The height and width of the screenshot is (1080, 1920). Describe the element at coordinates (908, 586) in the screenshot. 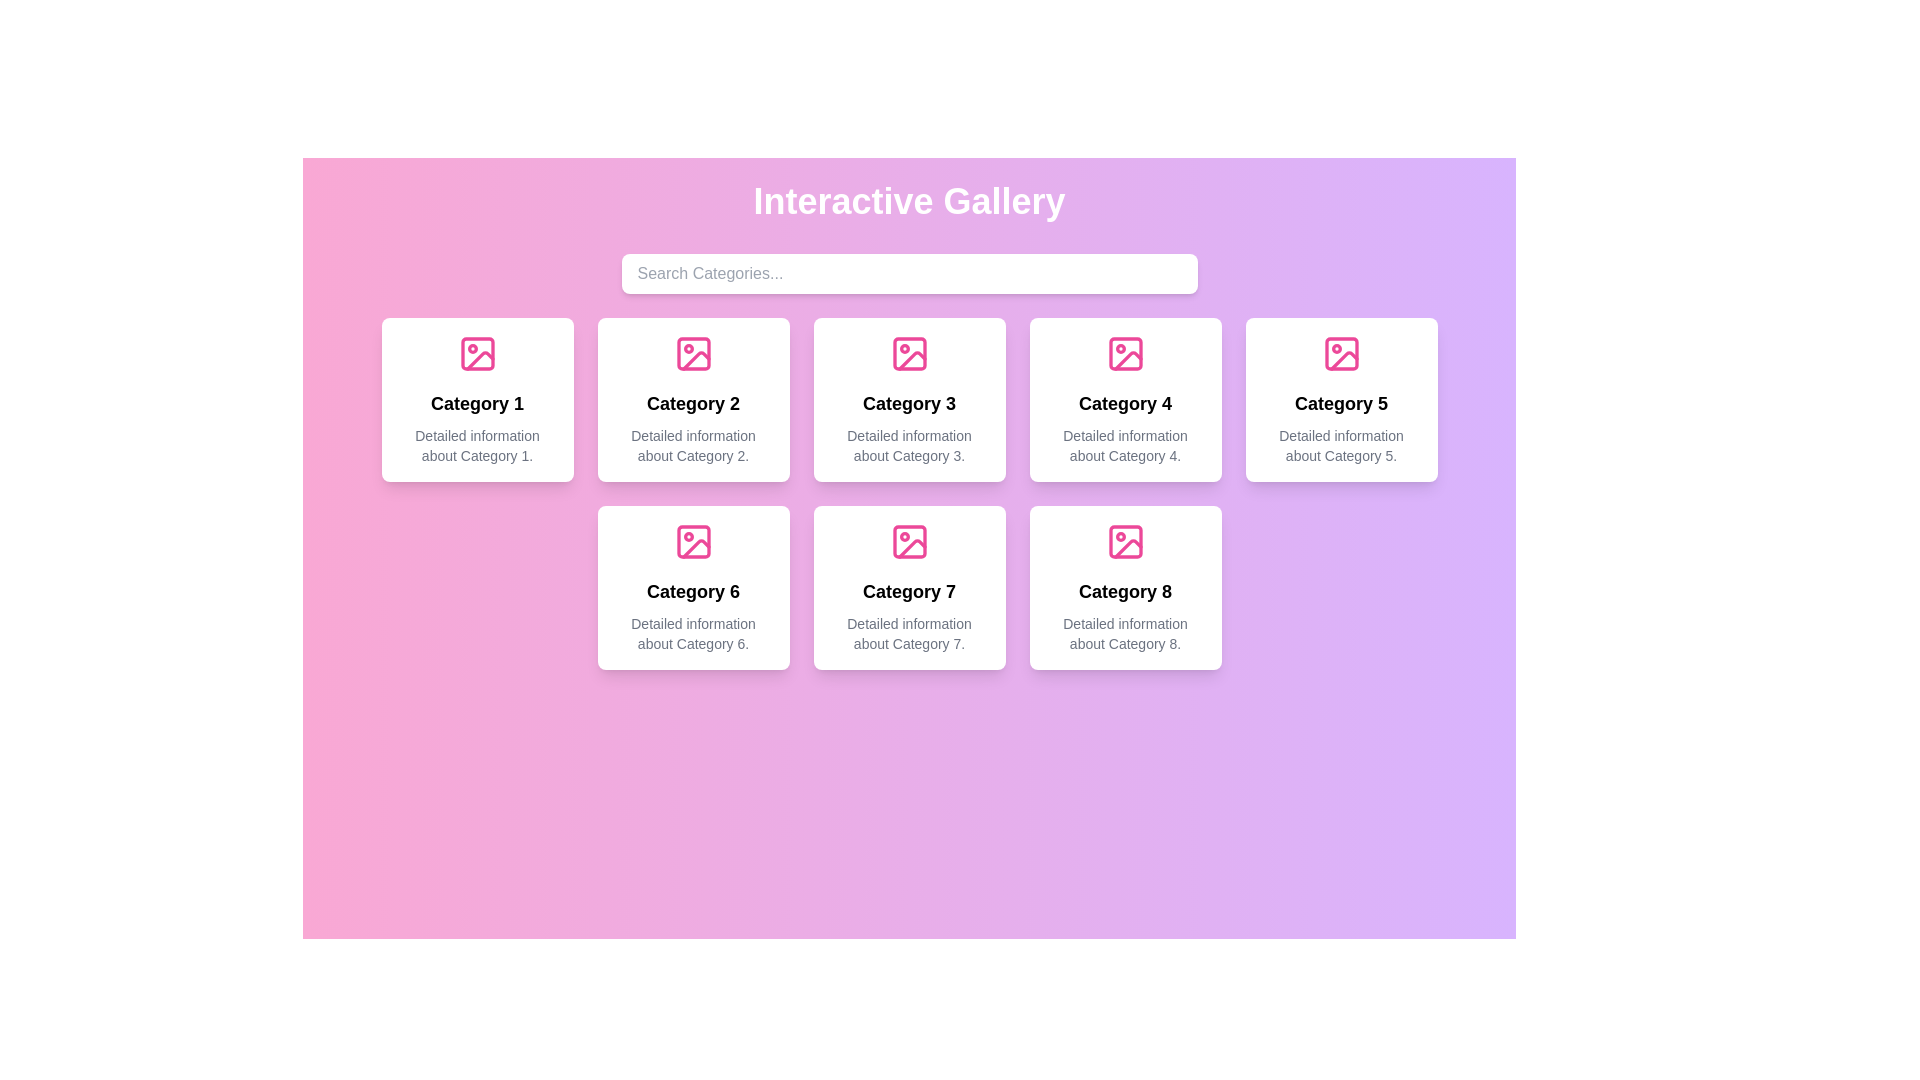

I see `the card element with a white background and rounded corners that contains the title 'Category 7' and is located in the second row, third column of the grid layout` at that location.